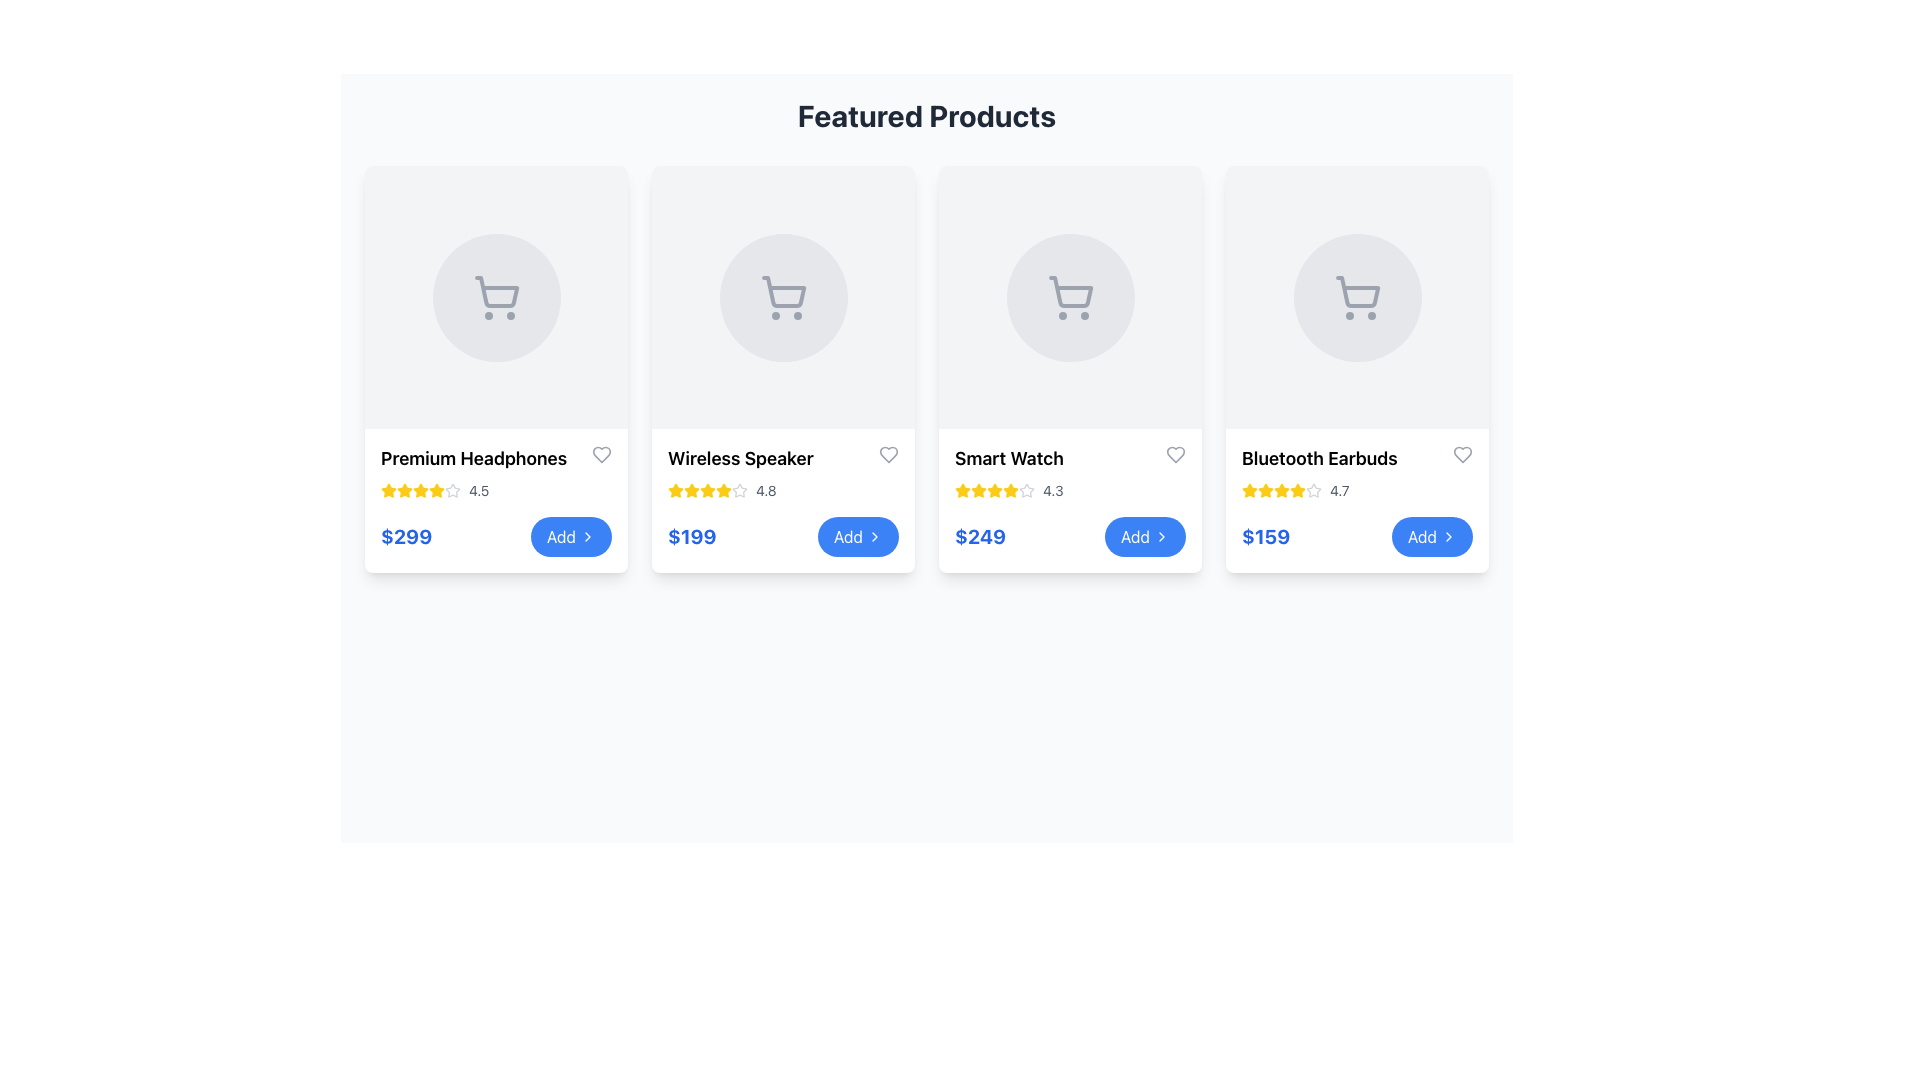 The width and height of the screenshot is (1920, 1080). Describe the element at coordinates (403, 490) in the screenshot. I see `the third star icon, which is yellow and indicates a 4.5 rating, located in the 'Premium Headphones' card in the 'Featured Products' grid` at that location.